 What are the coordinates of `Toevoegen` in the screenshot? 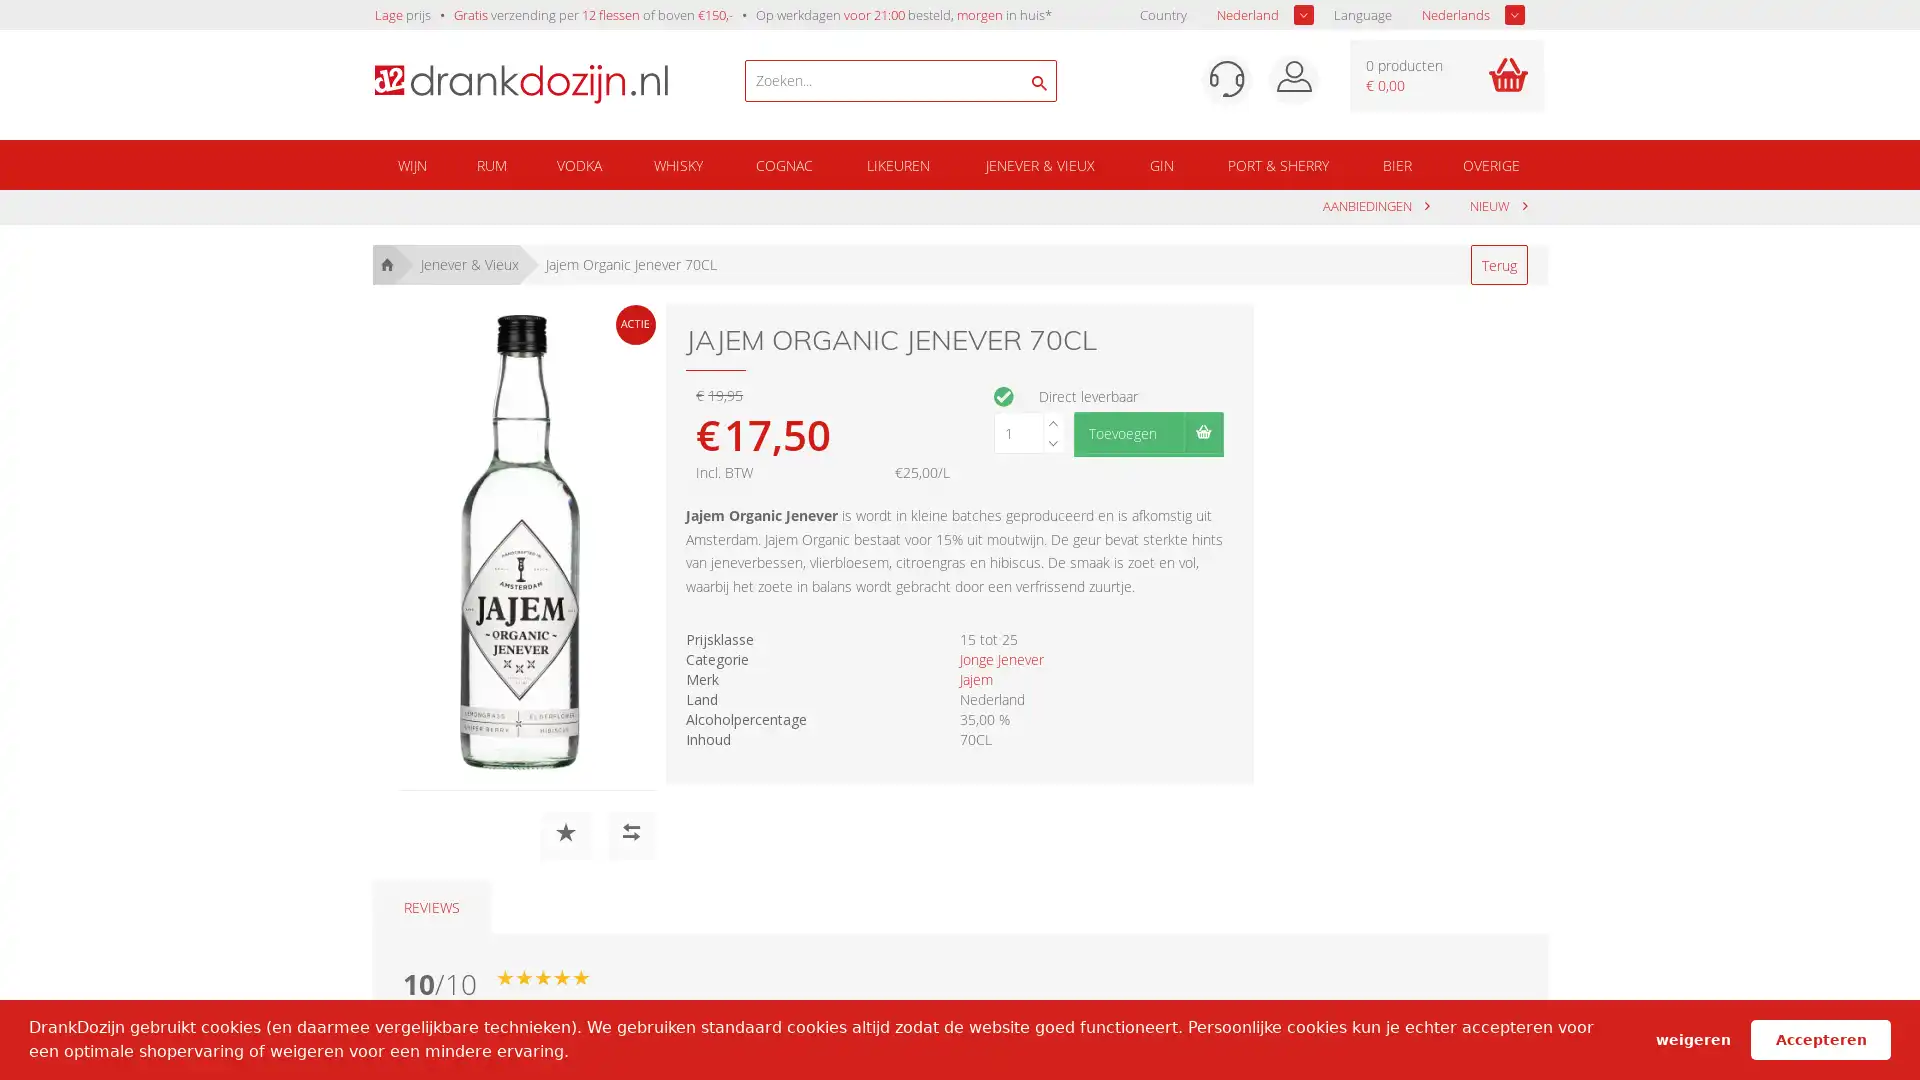 It's located at (1147, 431).